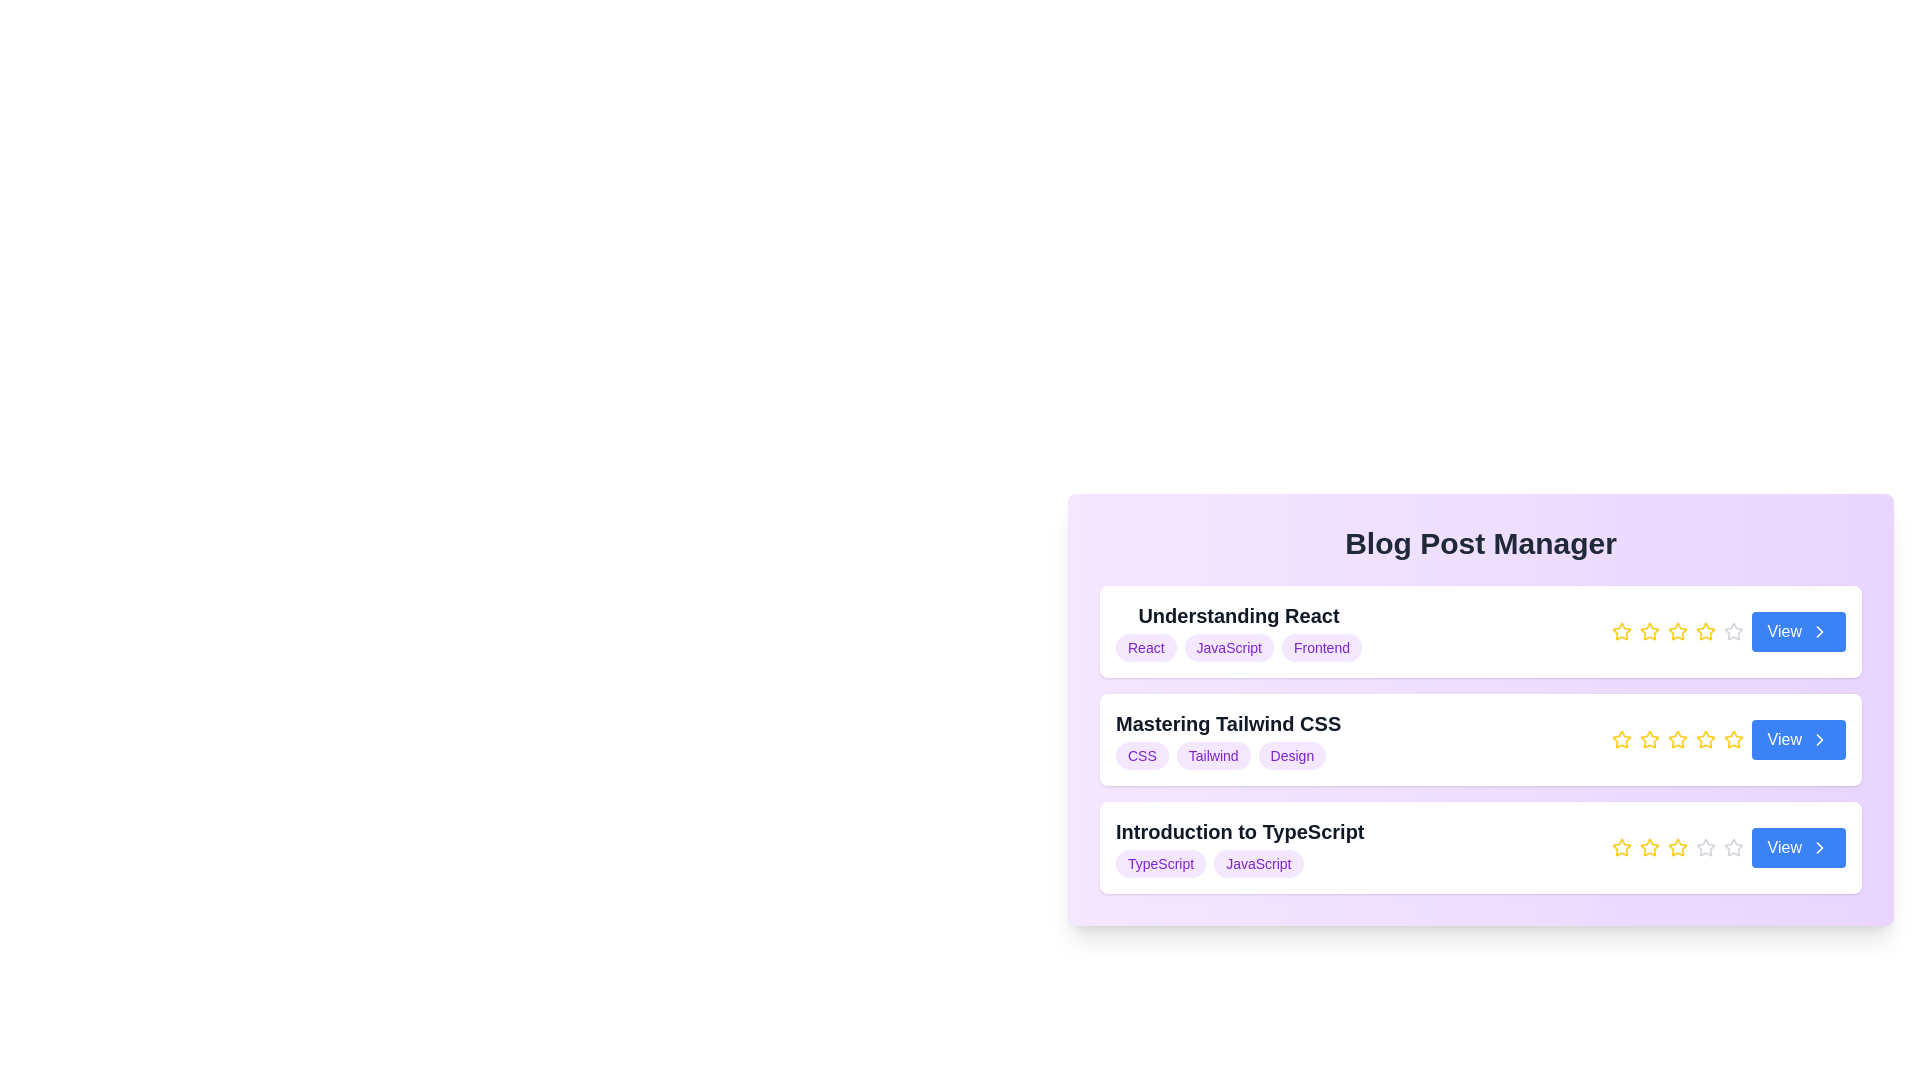 Image resolution: width=1920 pixels, height=1080 pixels. I want to click on the third yellow star icon in the rating feature for the 'Mastering Tailwind CSS' post, located in the second row of the list, so click(1649, 740).